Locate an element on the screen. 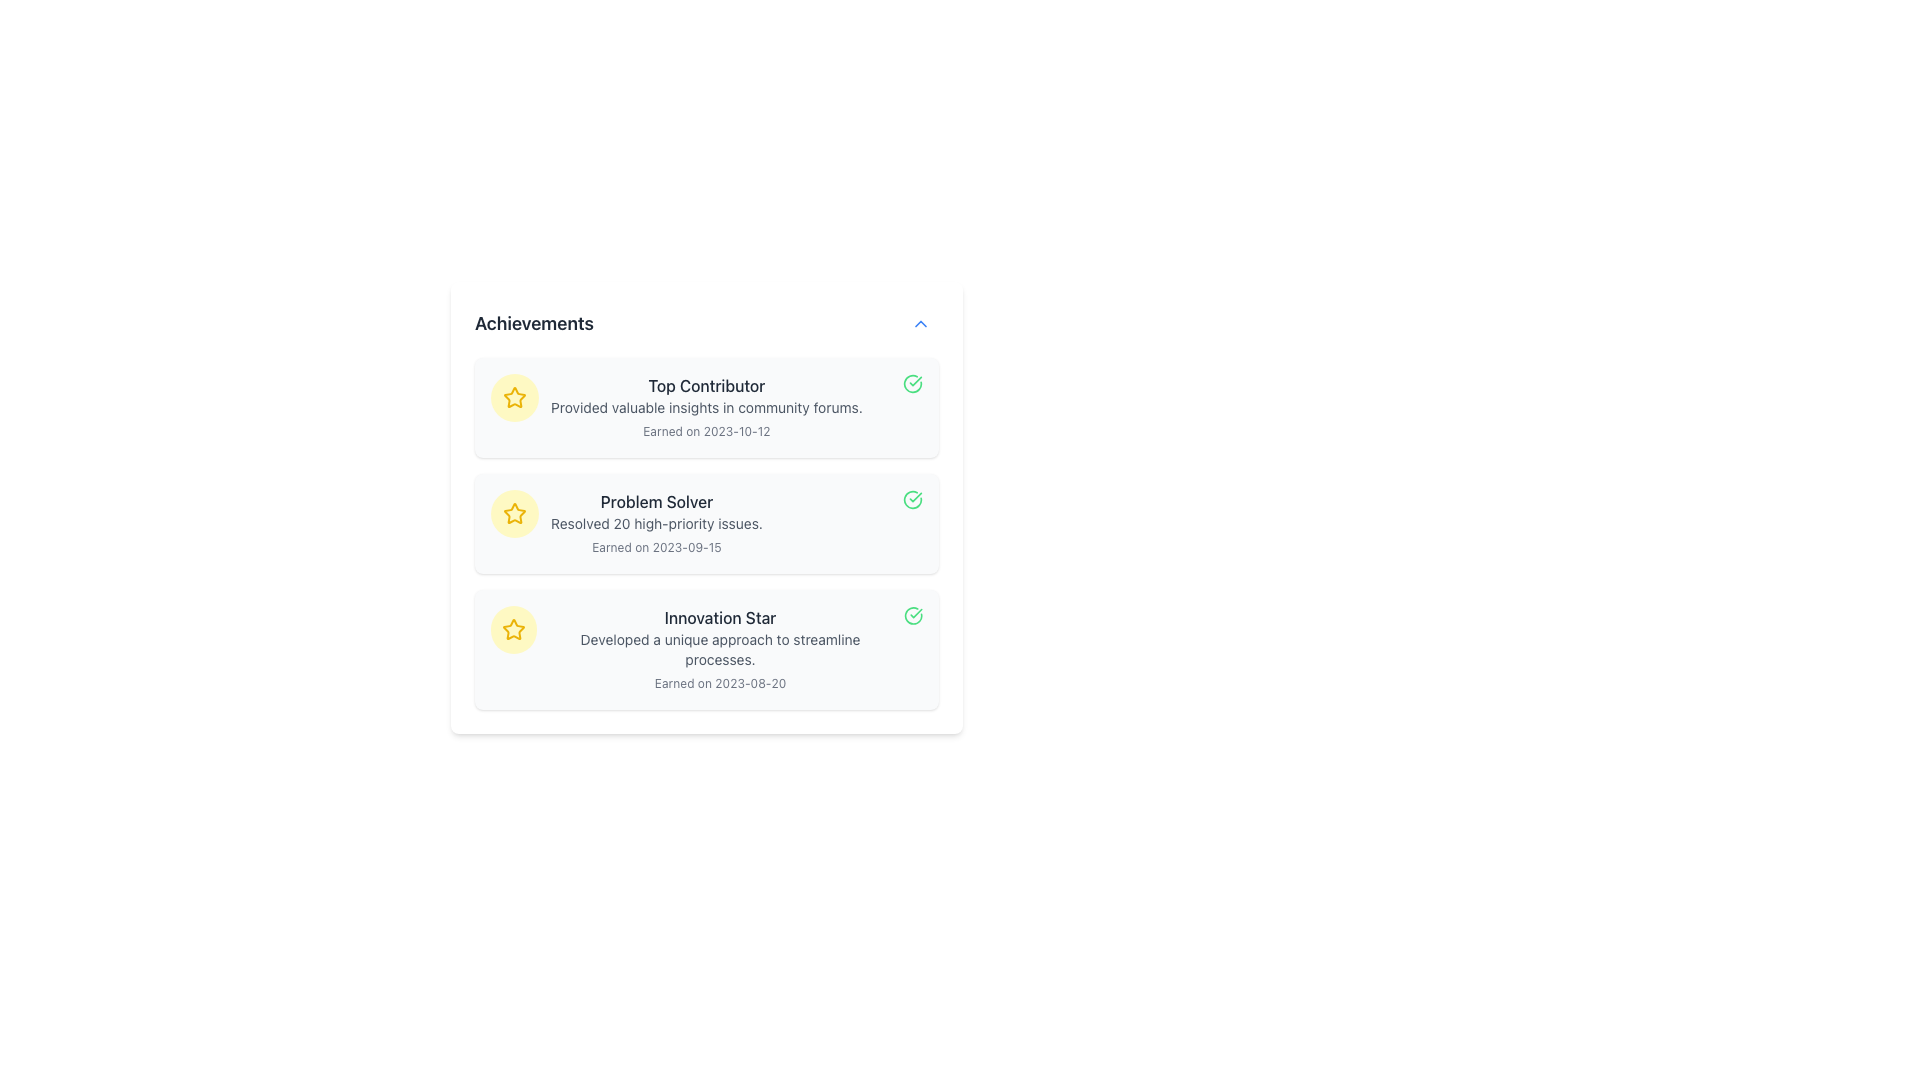 Image resolution: width=1920 pixels, height=1080 pixels. text label displaying 'Innovation Star' located at the top of the achievement block, which is centered in the application layout is located at coordinates (720, 616).